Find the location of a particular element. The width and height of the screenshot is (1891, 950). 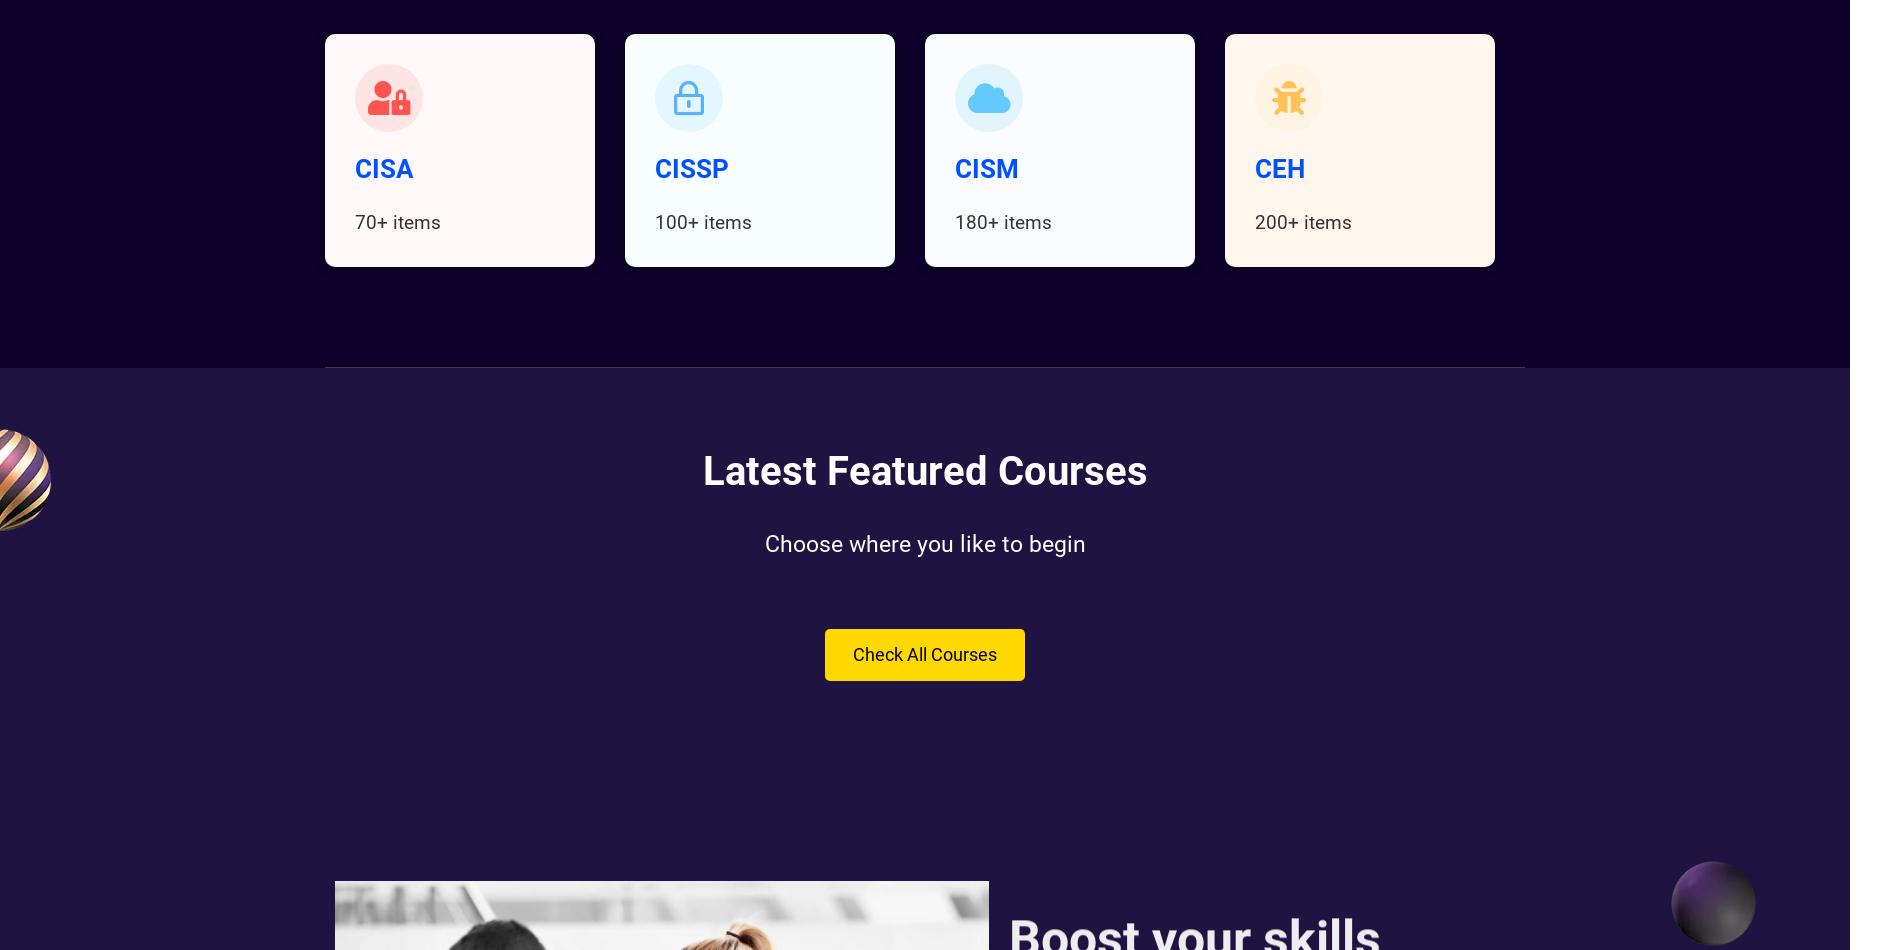

'Choose where you like to begin' is located at coordinates (924, 544).